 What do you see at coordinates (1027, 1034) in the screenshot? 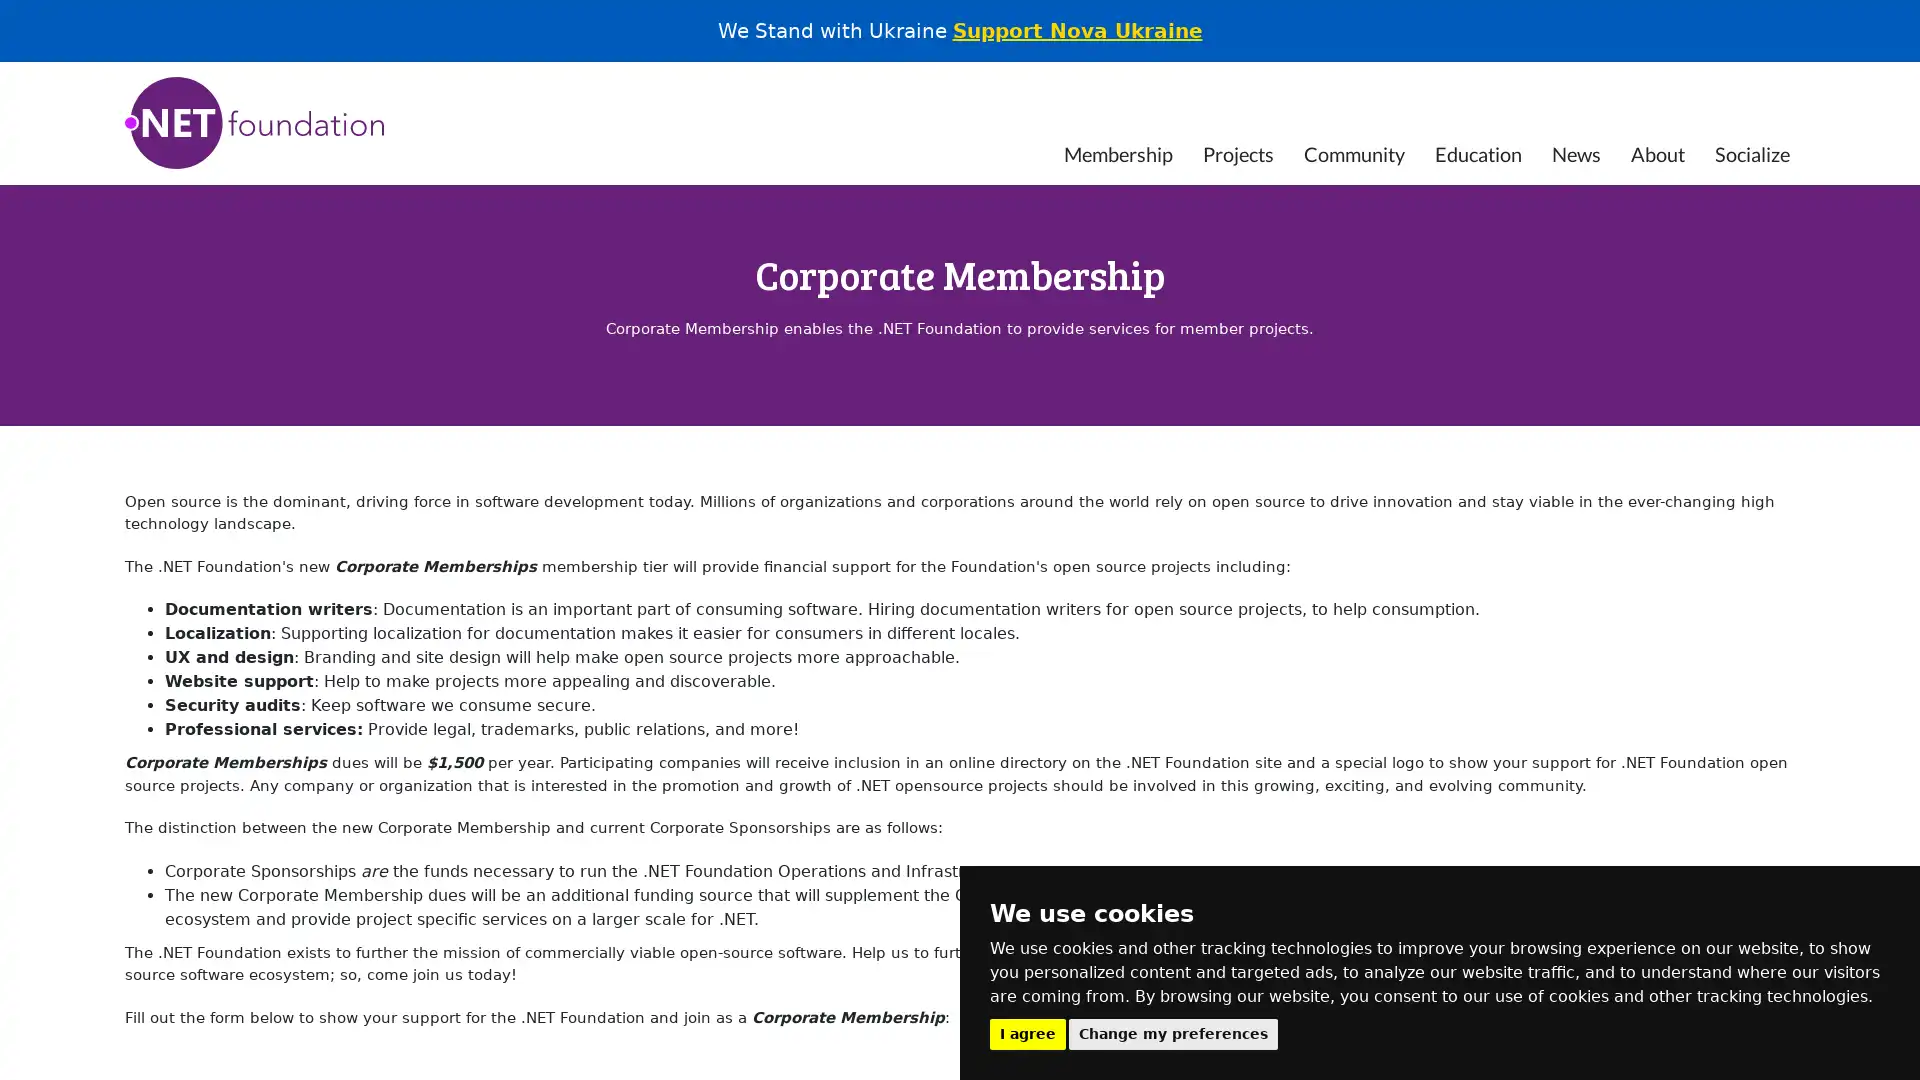
I see `I agree` at bounding box center [1027, 1034].